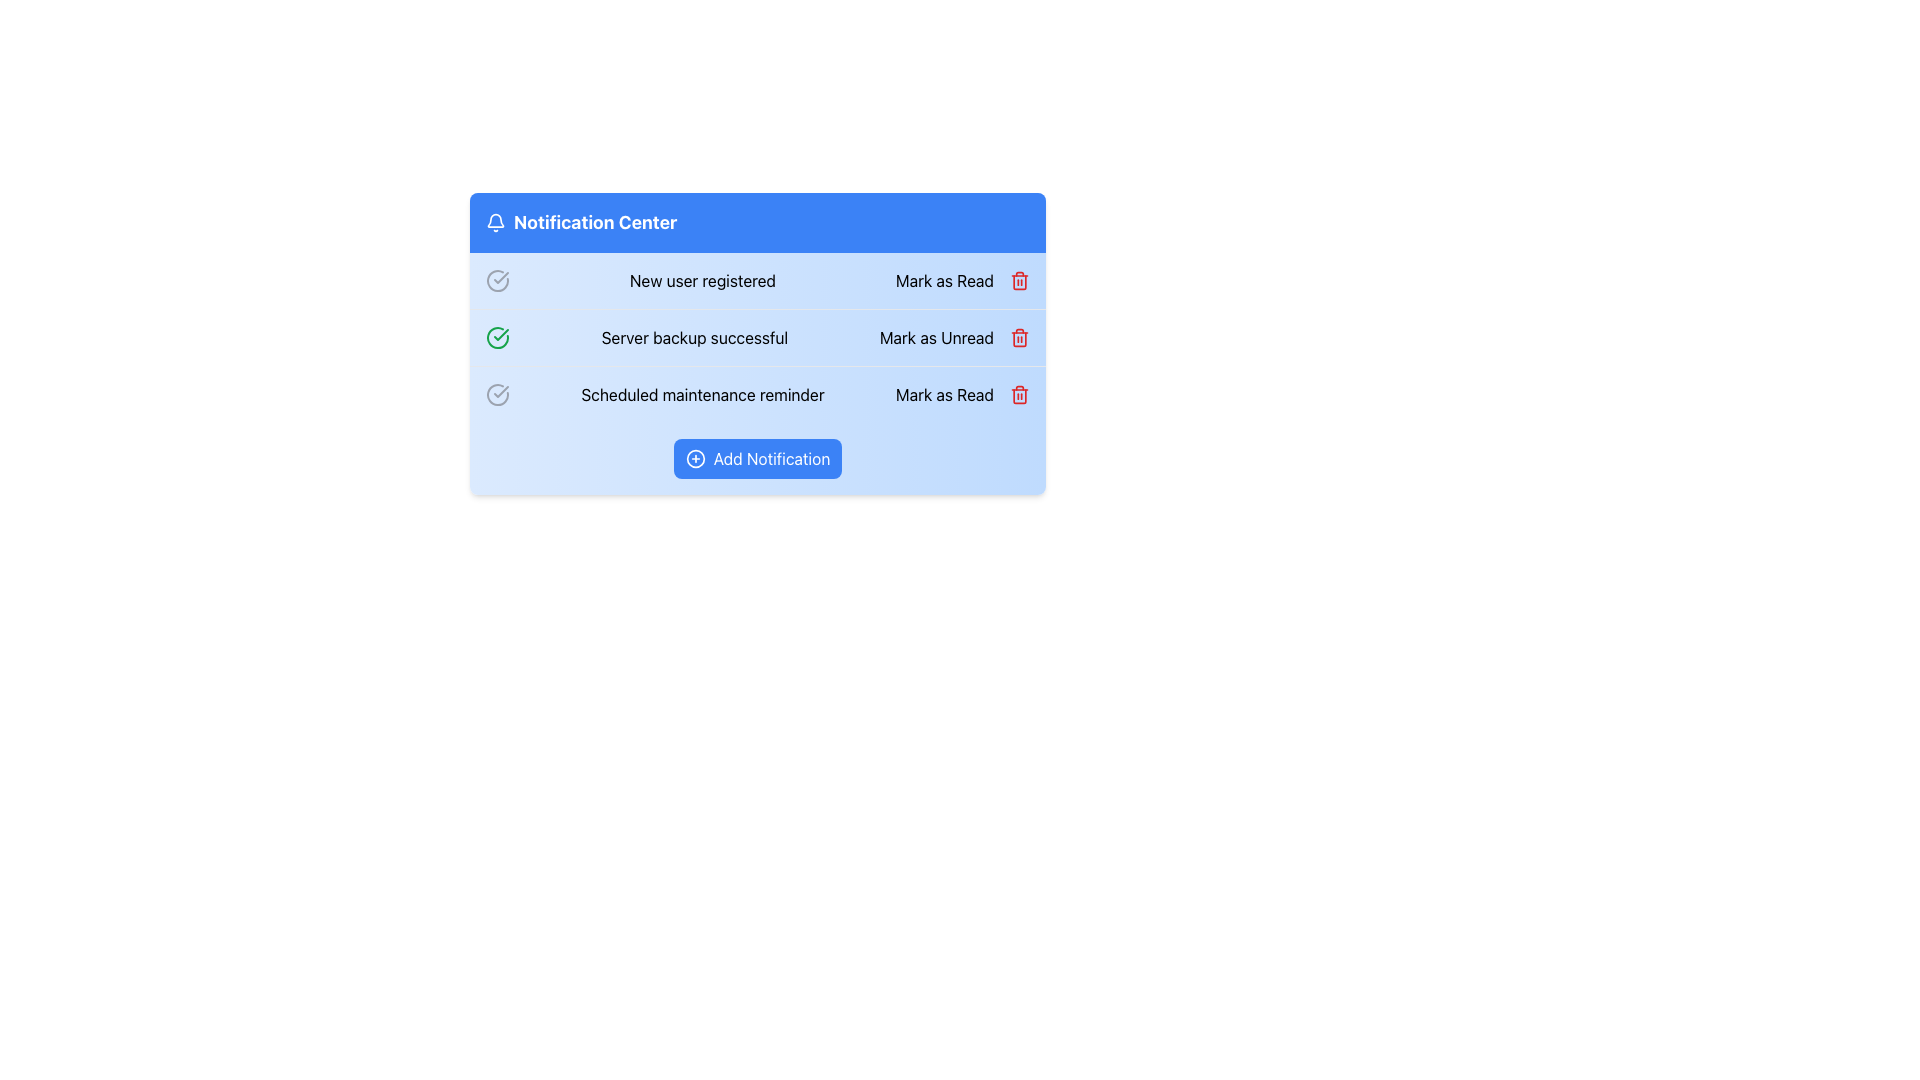 This screenshot has height=1080, width=1920. What do you see at coordinates (702, 394) in the screenshot?
I see `text from the label saying 'Scheduled maintenance reminder', which is located in the third notification row of the Notification Center, styled in black text on a light blue background` at bounding box center [702, 394].